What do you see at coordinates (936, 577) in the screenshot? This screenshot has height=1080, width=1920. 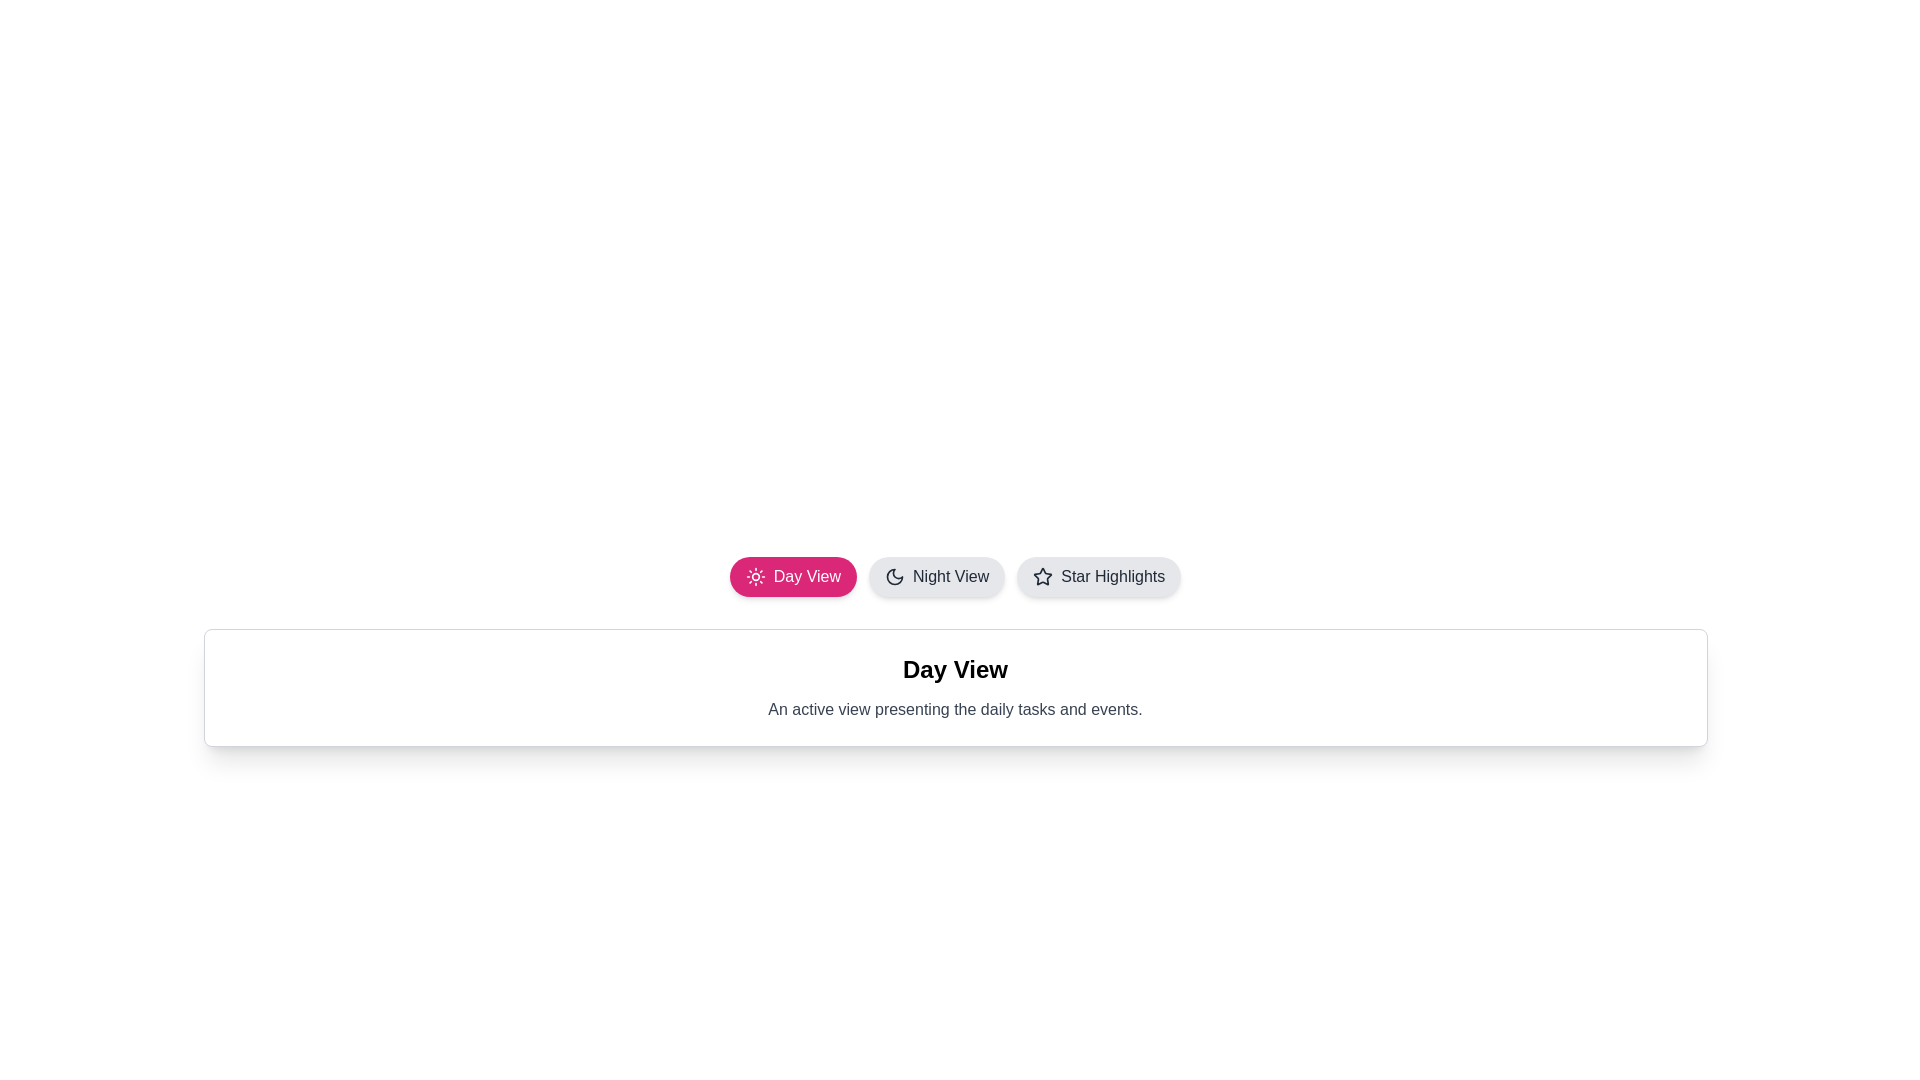 I see `the tab corresponding to Night View to change the active view` at bounding box center [936, 577].